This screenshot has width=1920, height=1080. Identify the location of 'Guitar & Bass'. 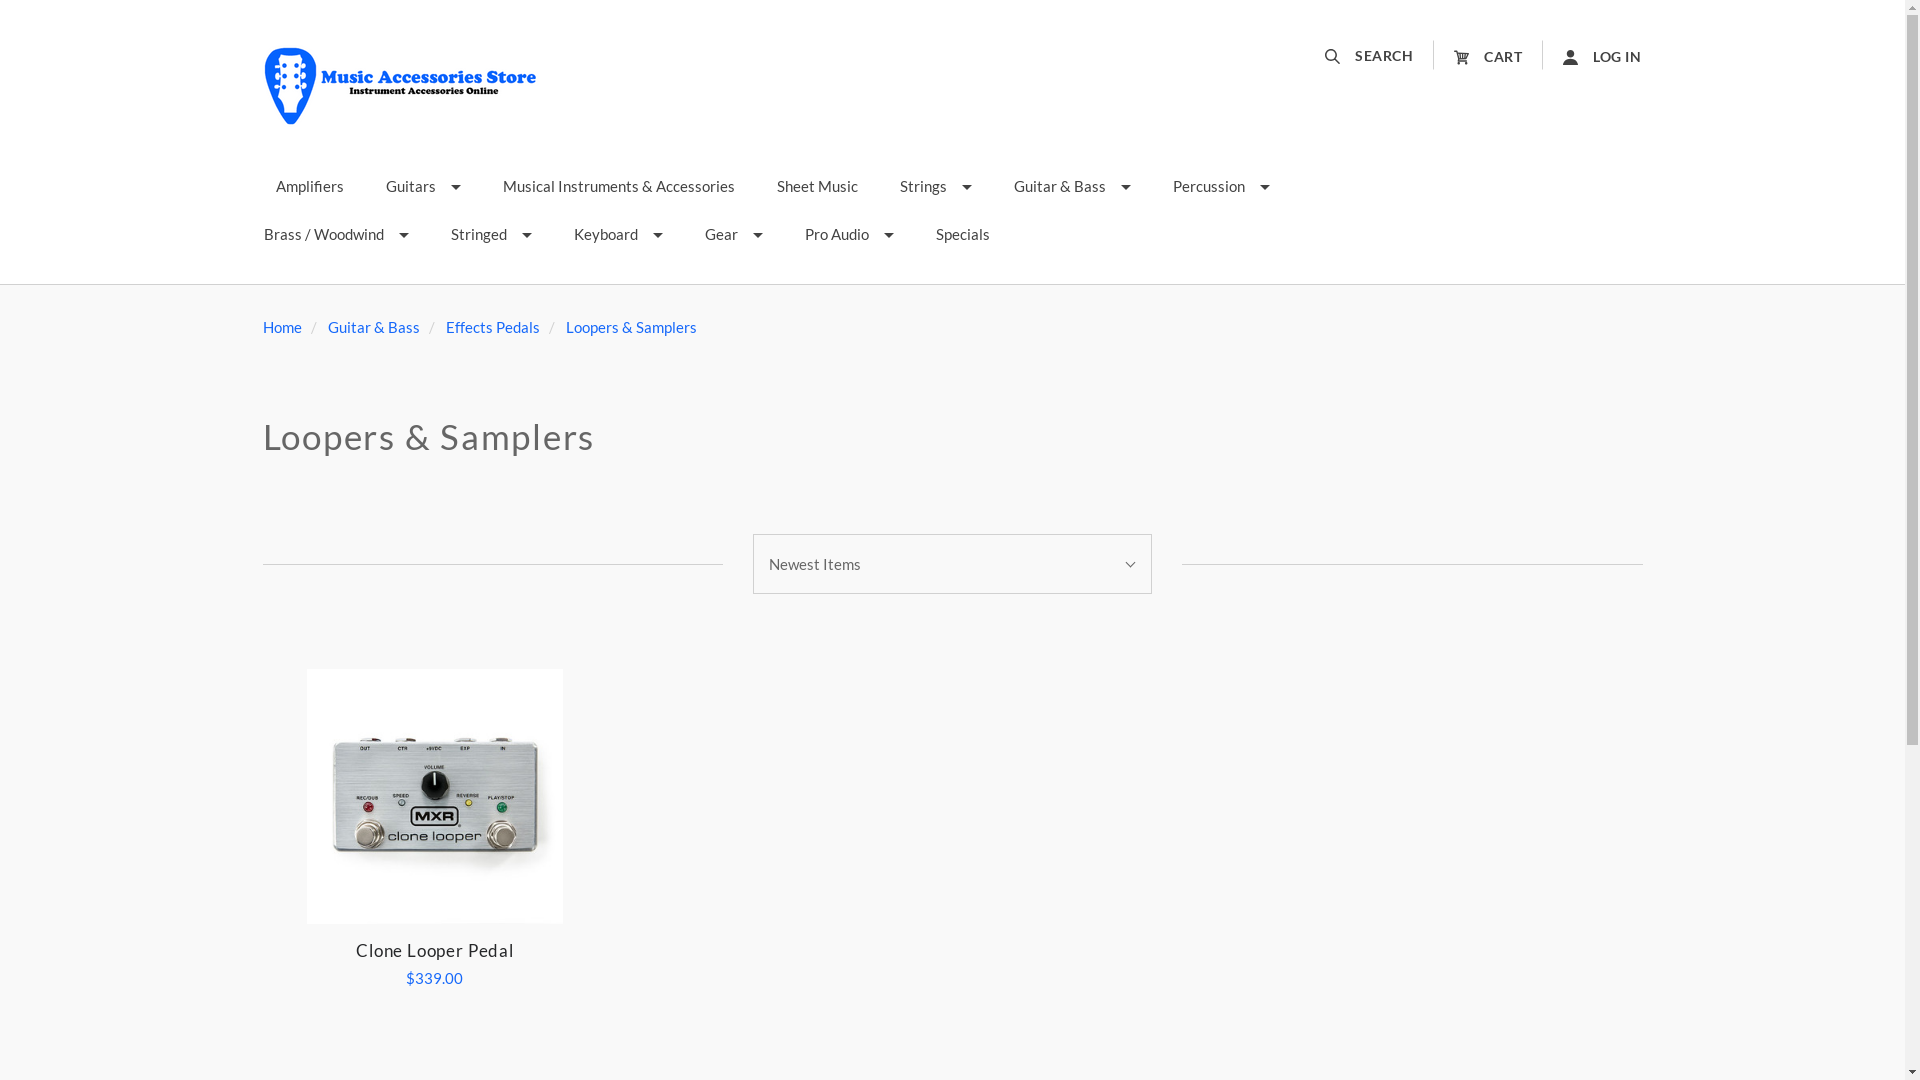
(374, 326).